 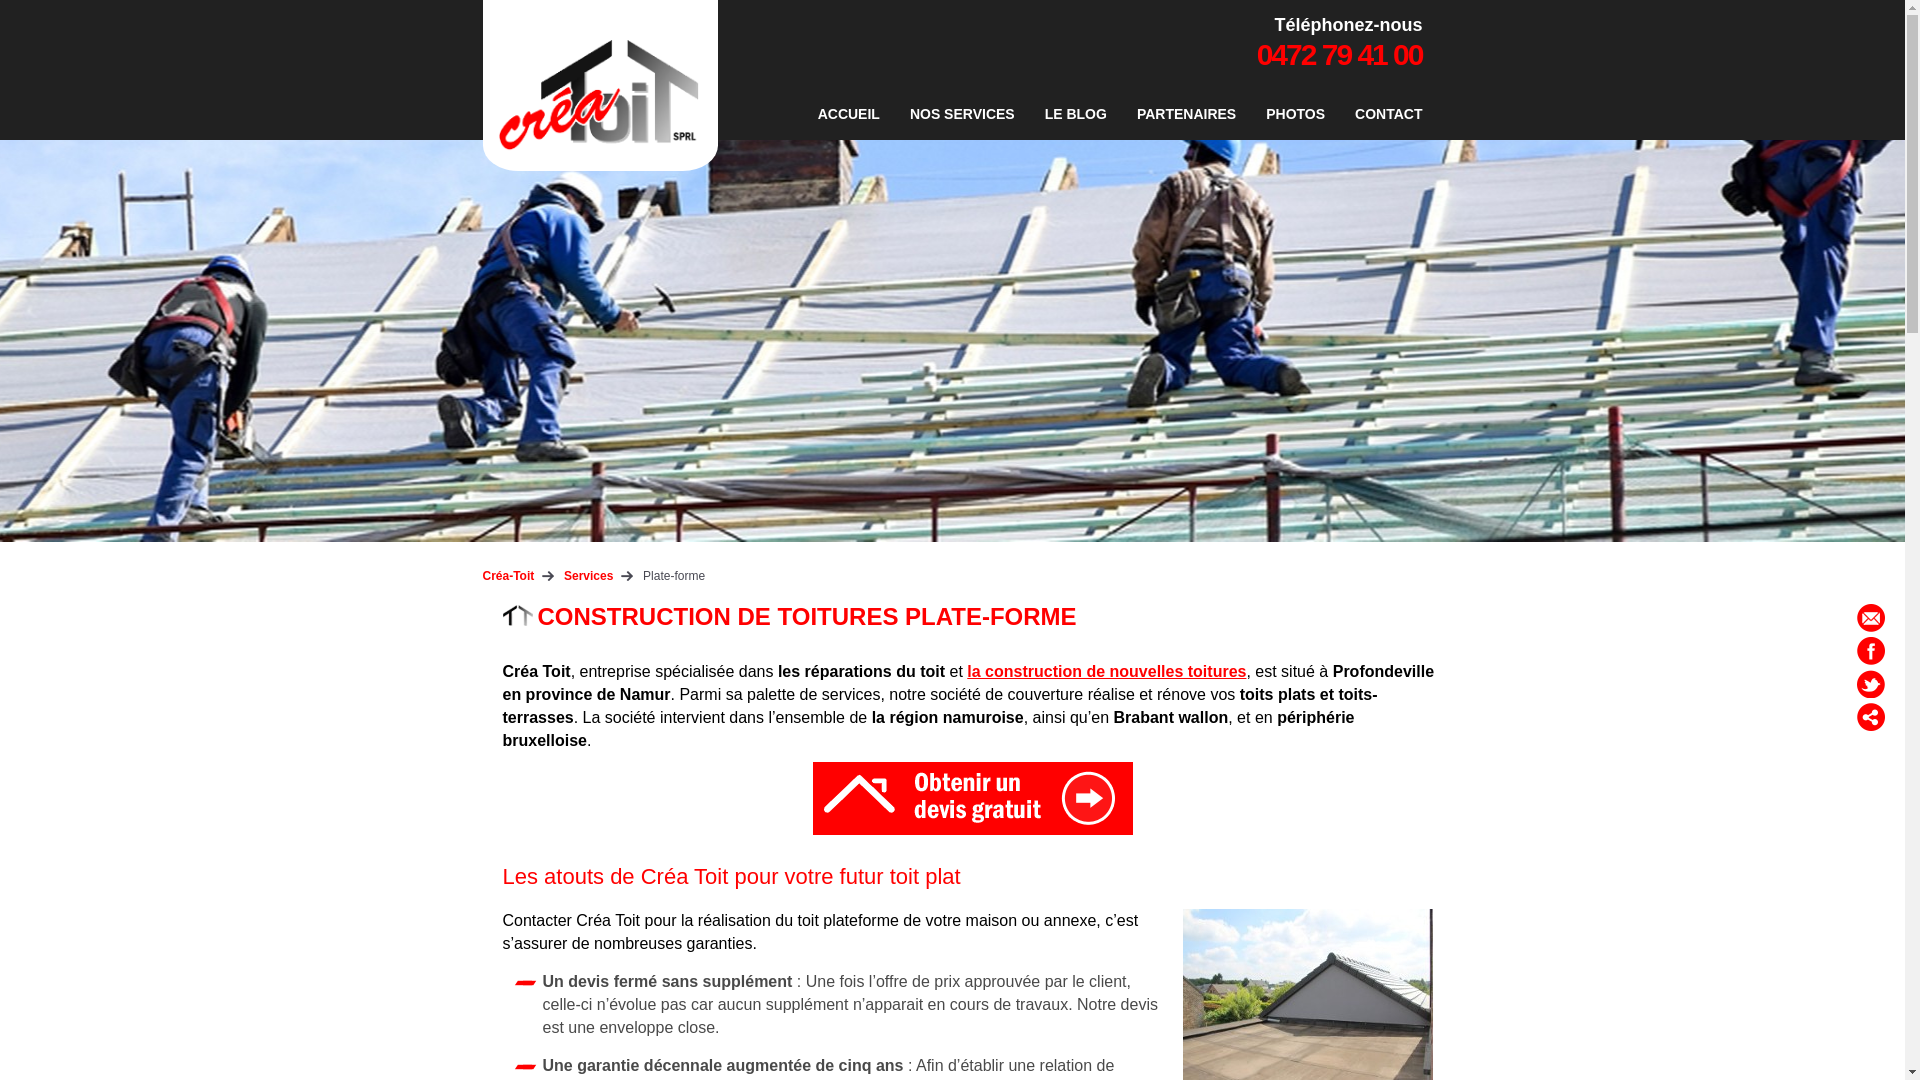 I want to click on 'Partager ce contenu', so click(x=1870, y=716).